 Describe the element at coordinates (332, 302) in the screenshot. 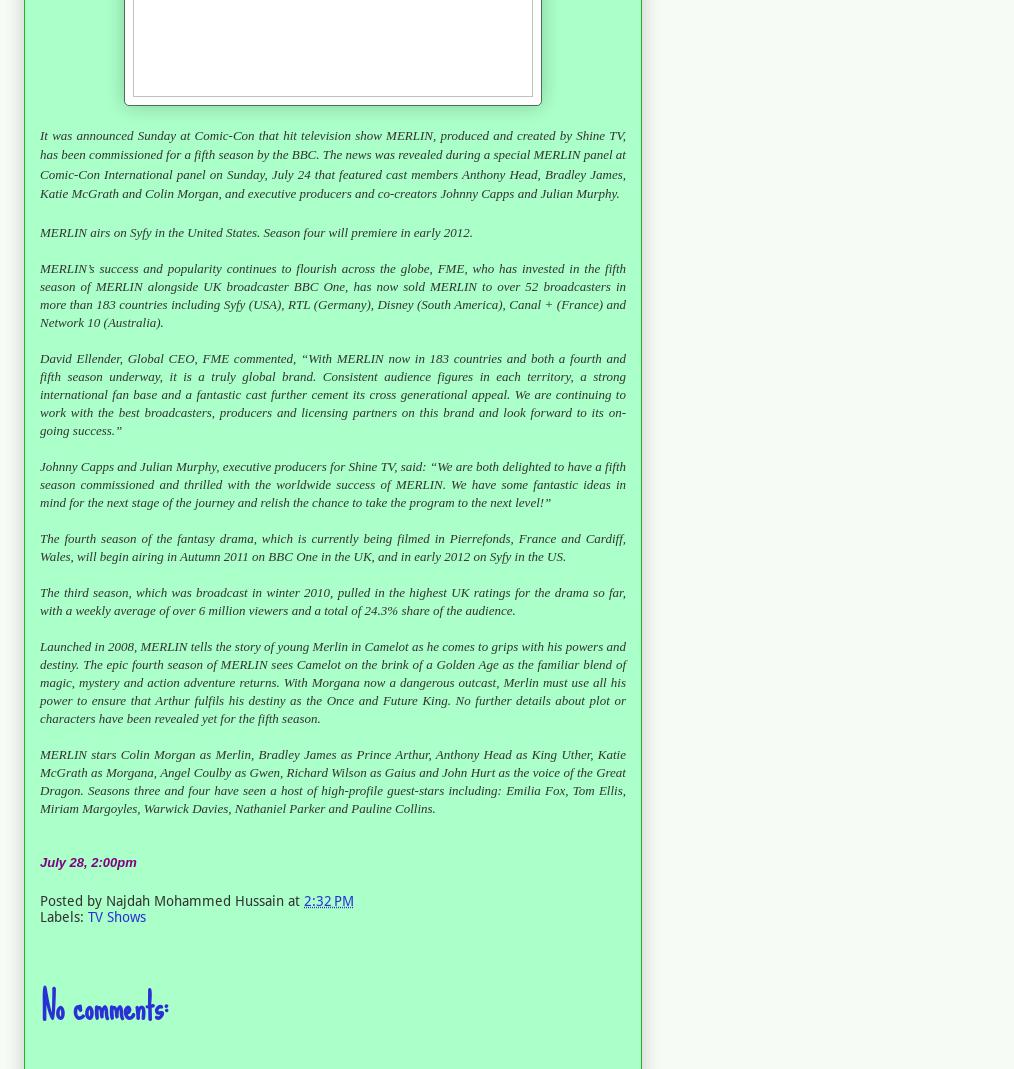

I see `'to over 52 broadcasters in more than 183 countries including Syfy (USA), RTL (Germany), Disney (South America), Canal + (France) and Network 10 (Australia).'` at that location.